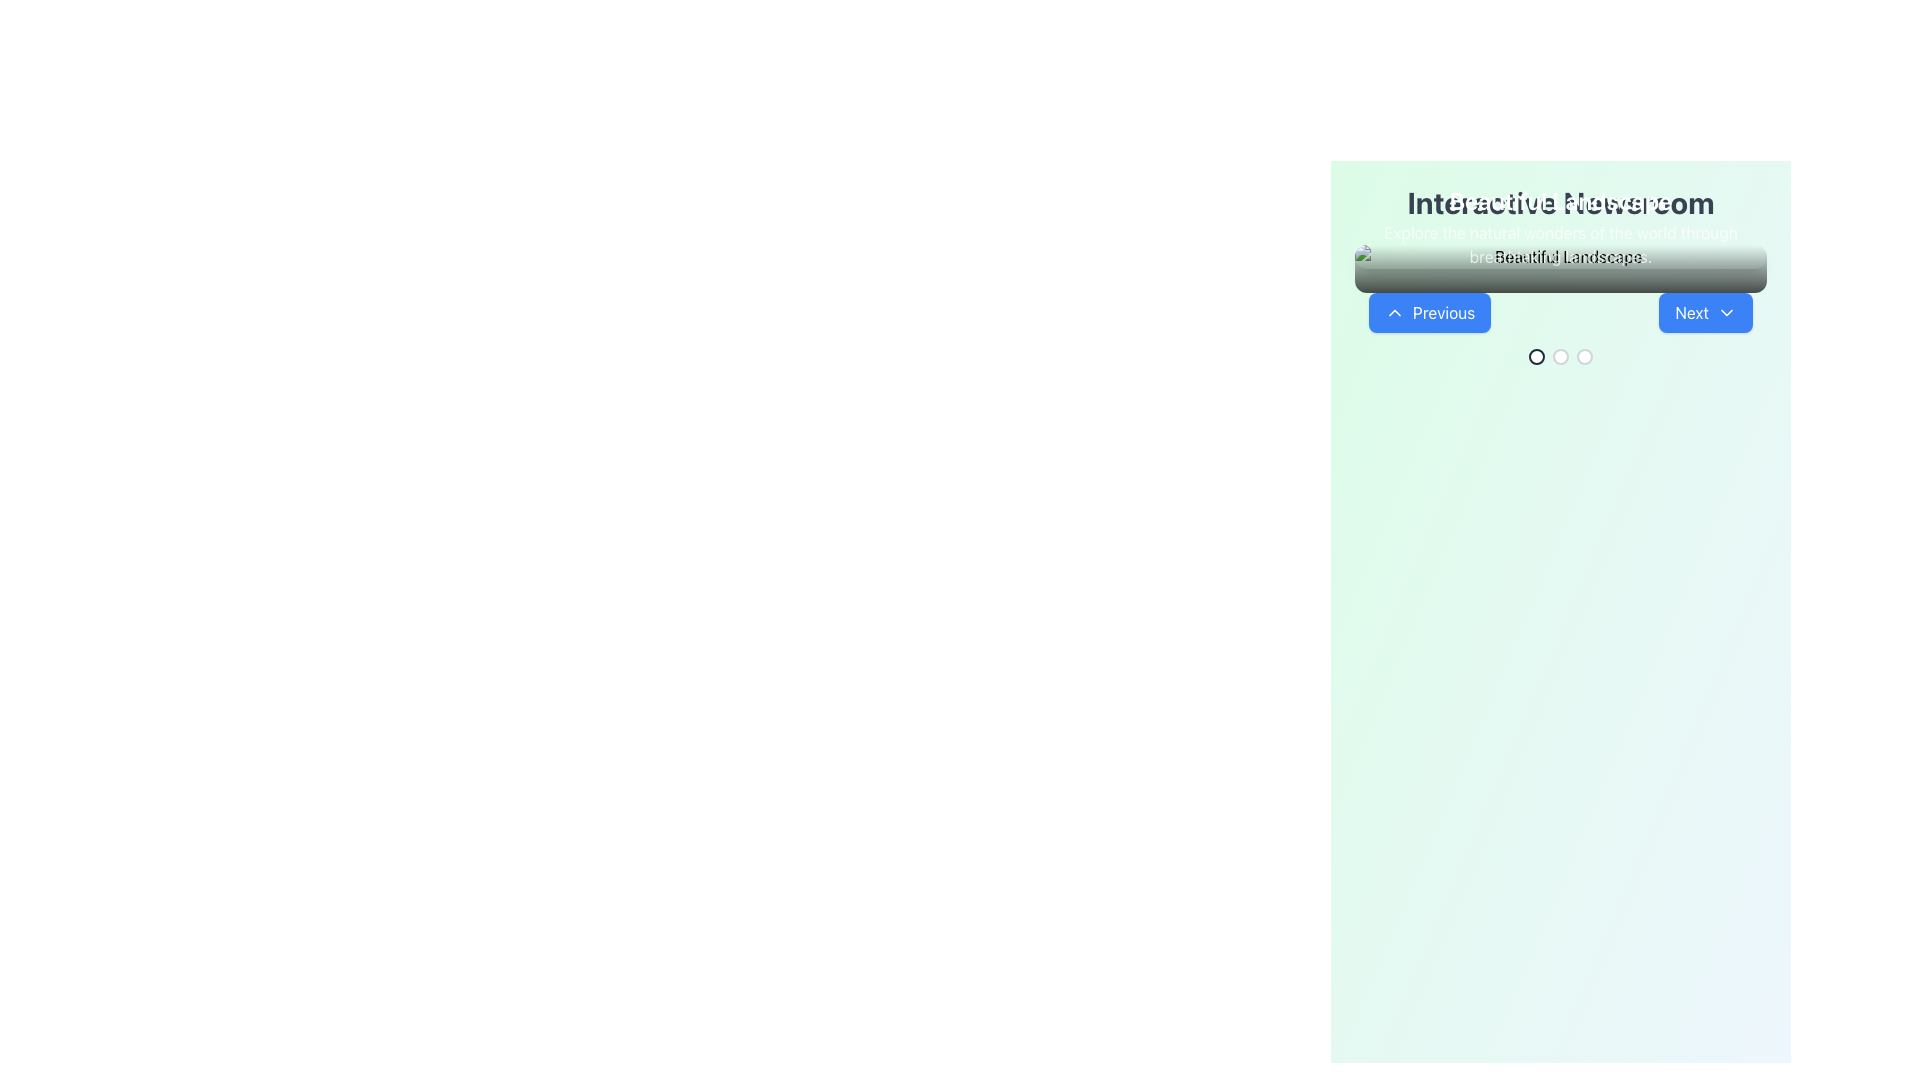 The width and height of the screenshot is (1920, 1080). What do you see at coordinates (1559, 356) in the screenshot?
I see `the second radio button in the horizontal sequence of three located centrally at the bottom section of the interface` at bounding box center [1559, 356].